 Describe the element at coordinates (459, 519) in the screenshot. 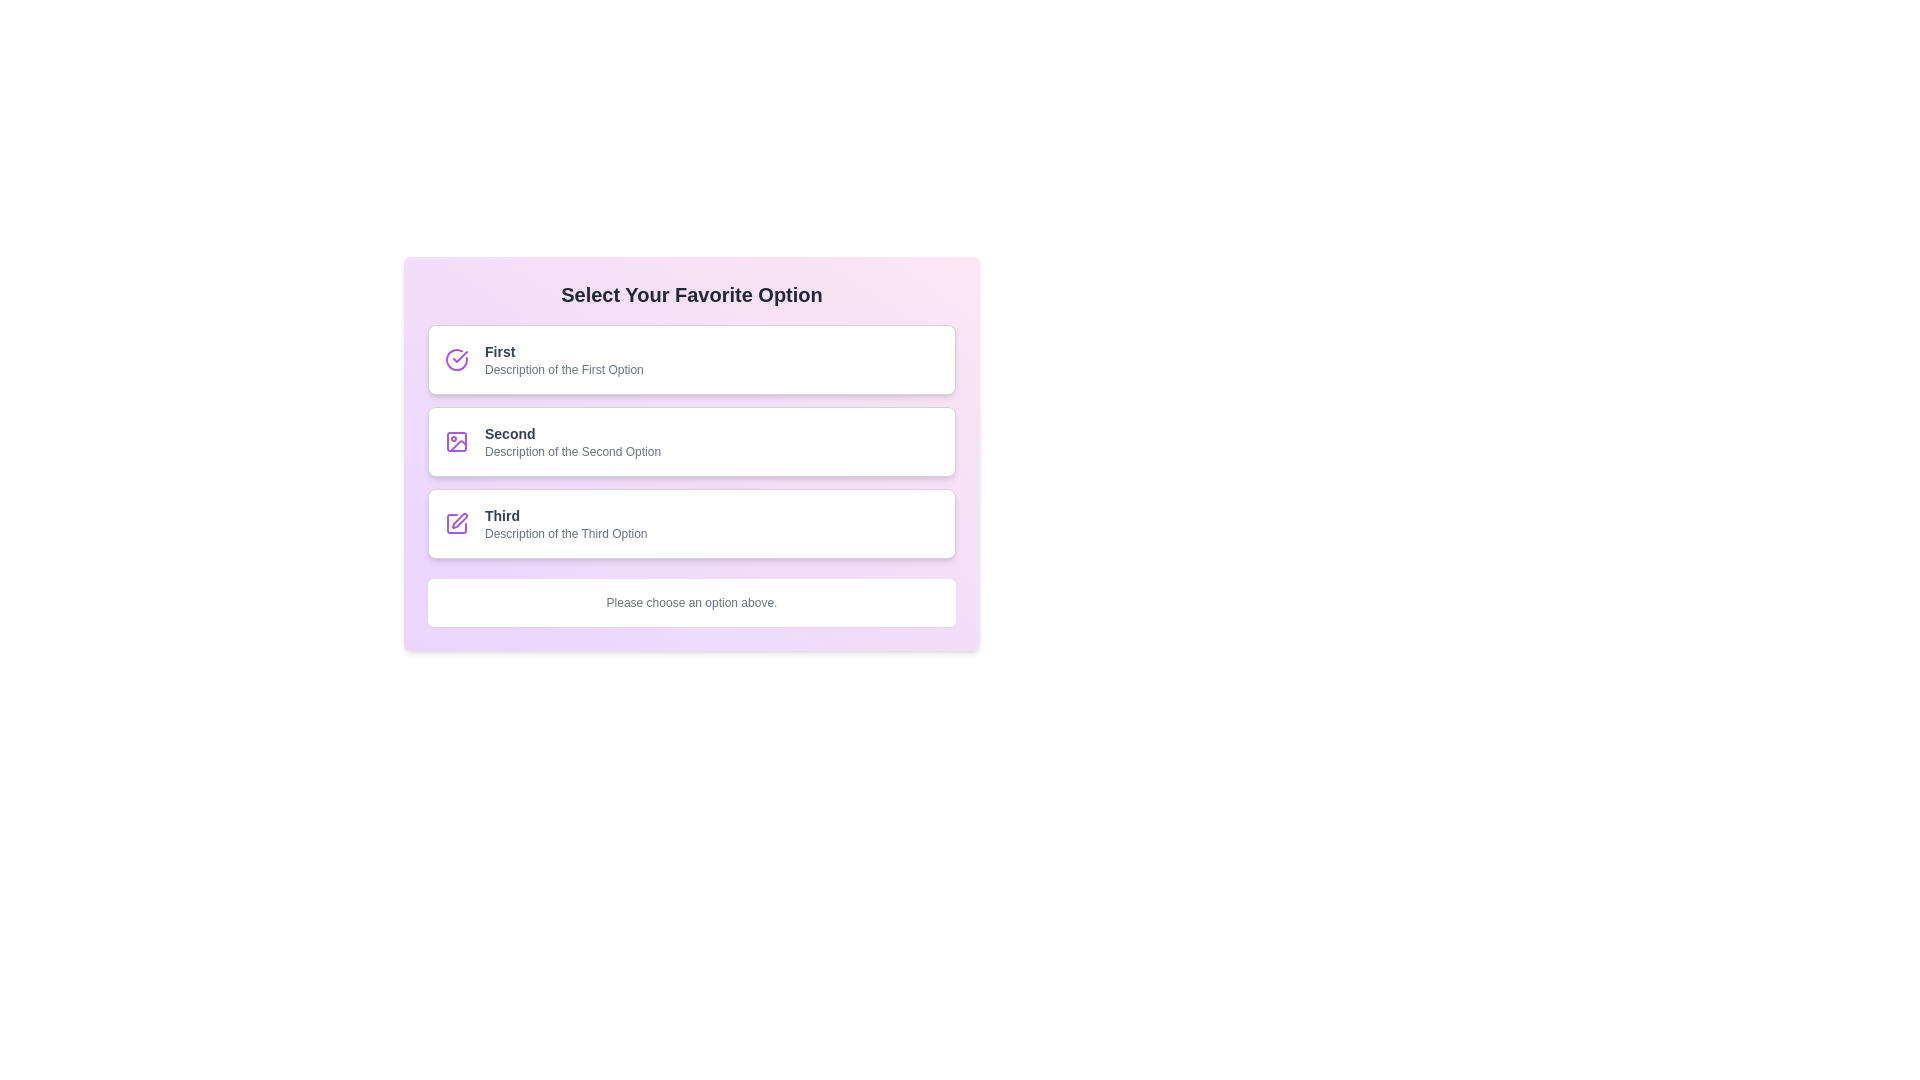

I see `the 'edit' SVG icon located to the left of the 'Third' option in the list, which serves as a visual cue for writing actions` at that location.